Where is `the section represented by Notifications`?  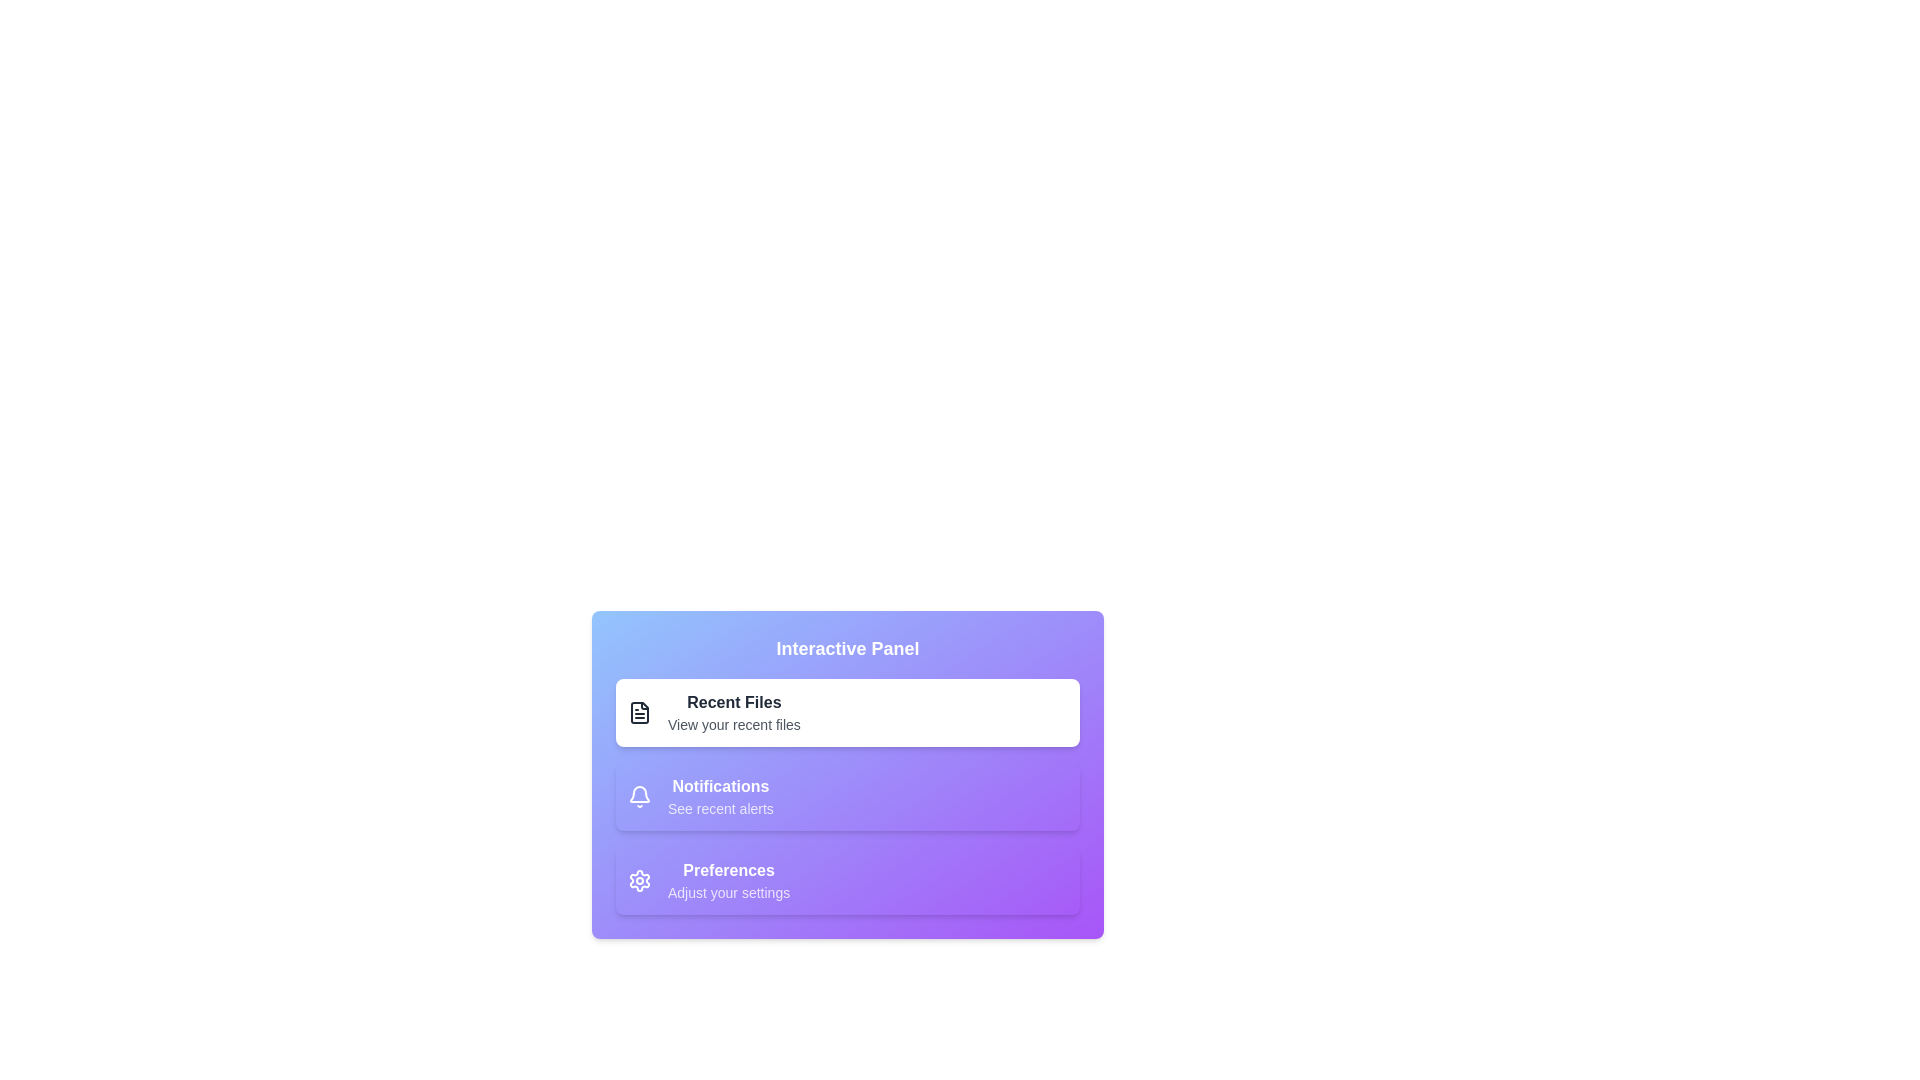 the section represented by Notifications is located at coordinates (638, 796).